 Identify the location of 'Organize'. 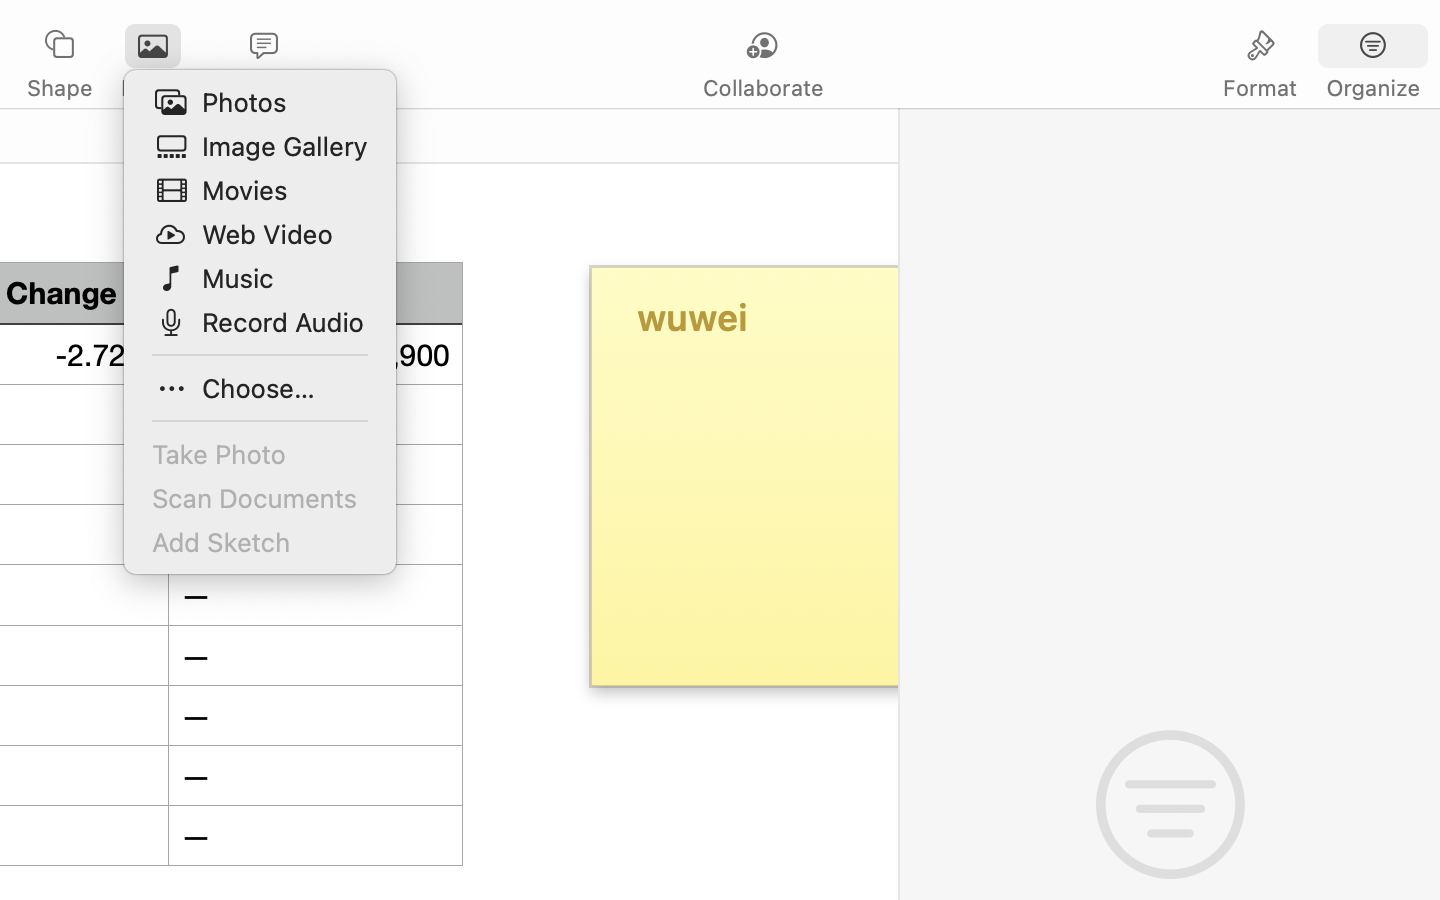
(1371, 87).